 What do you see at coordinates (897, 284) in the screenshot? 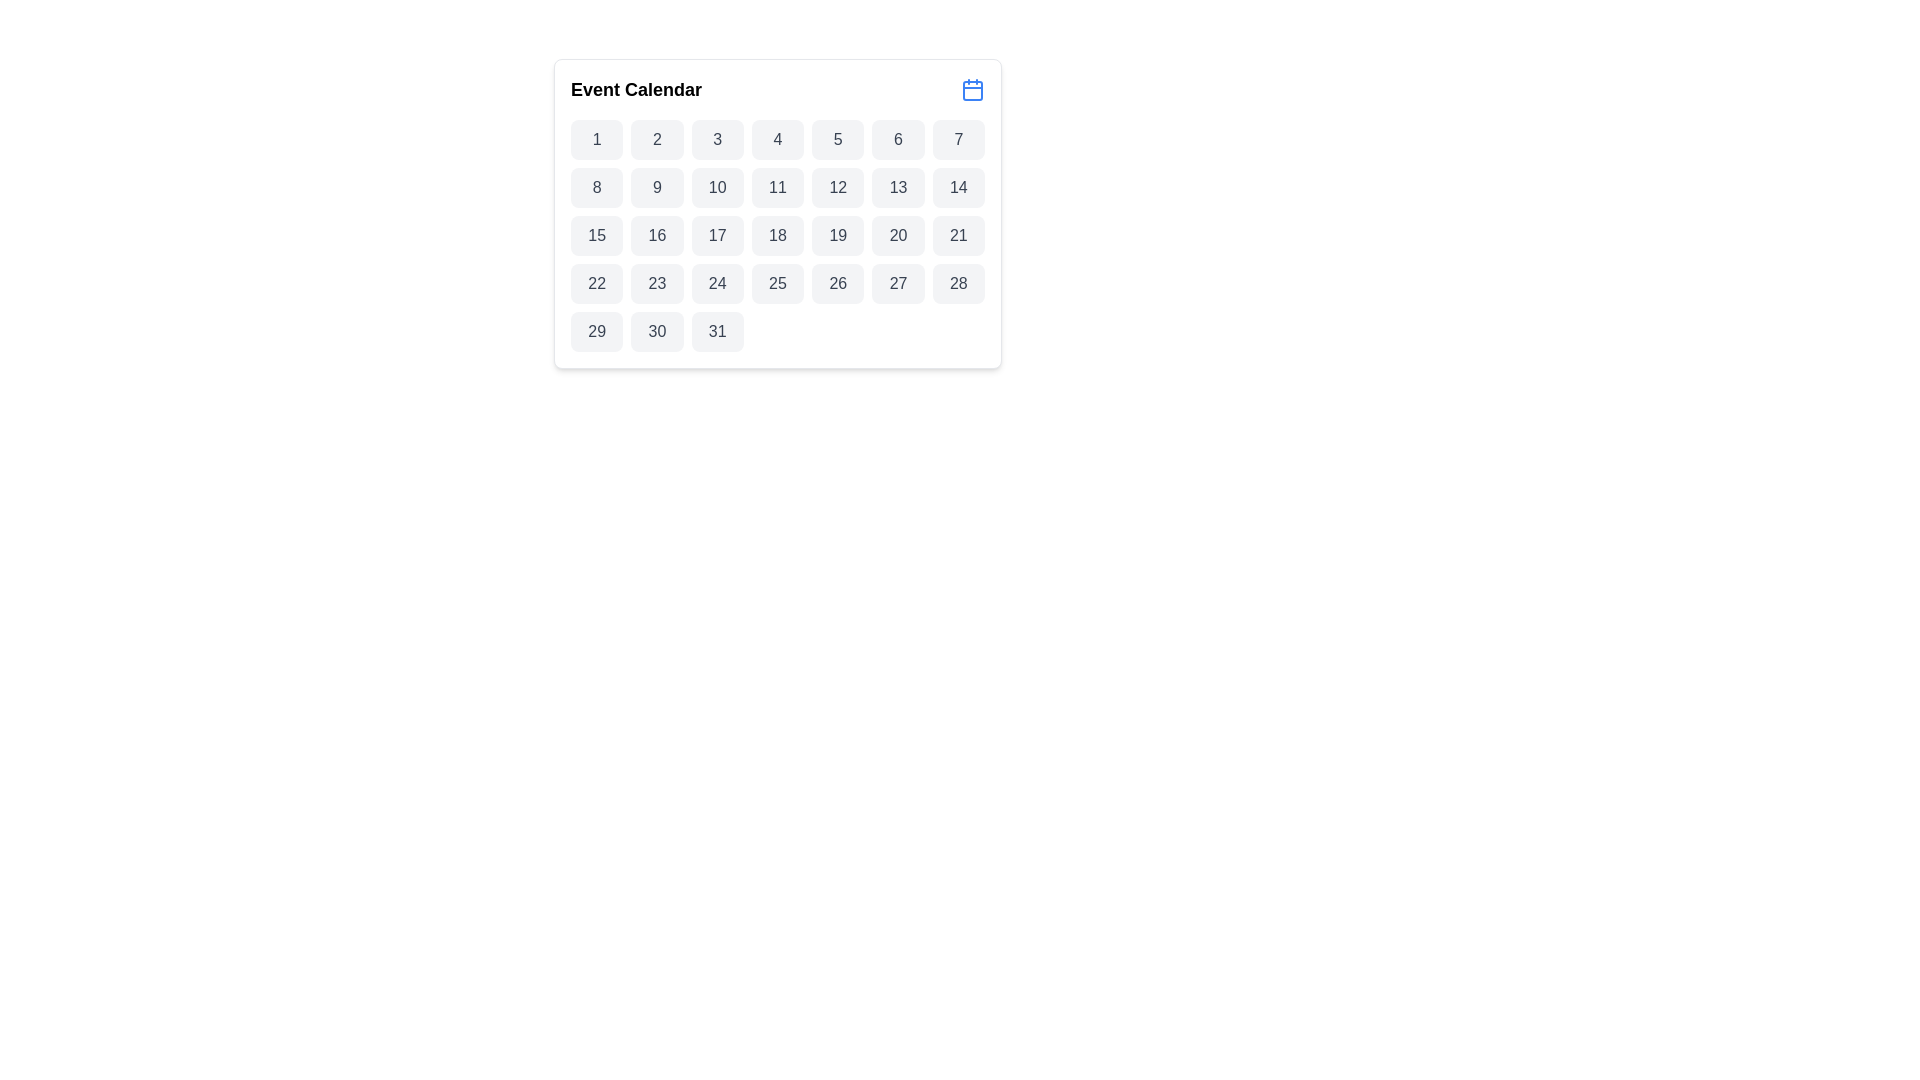
I see `the button representing the date '27' in the calendar grid layout` at bounding box center [897, 284].